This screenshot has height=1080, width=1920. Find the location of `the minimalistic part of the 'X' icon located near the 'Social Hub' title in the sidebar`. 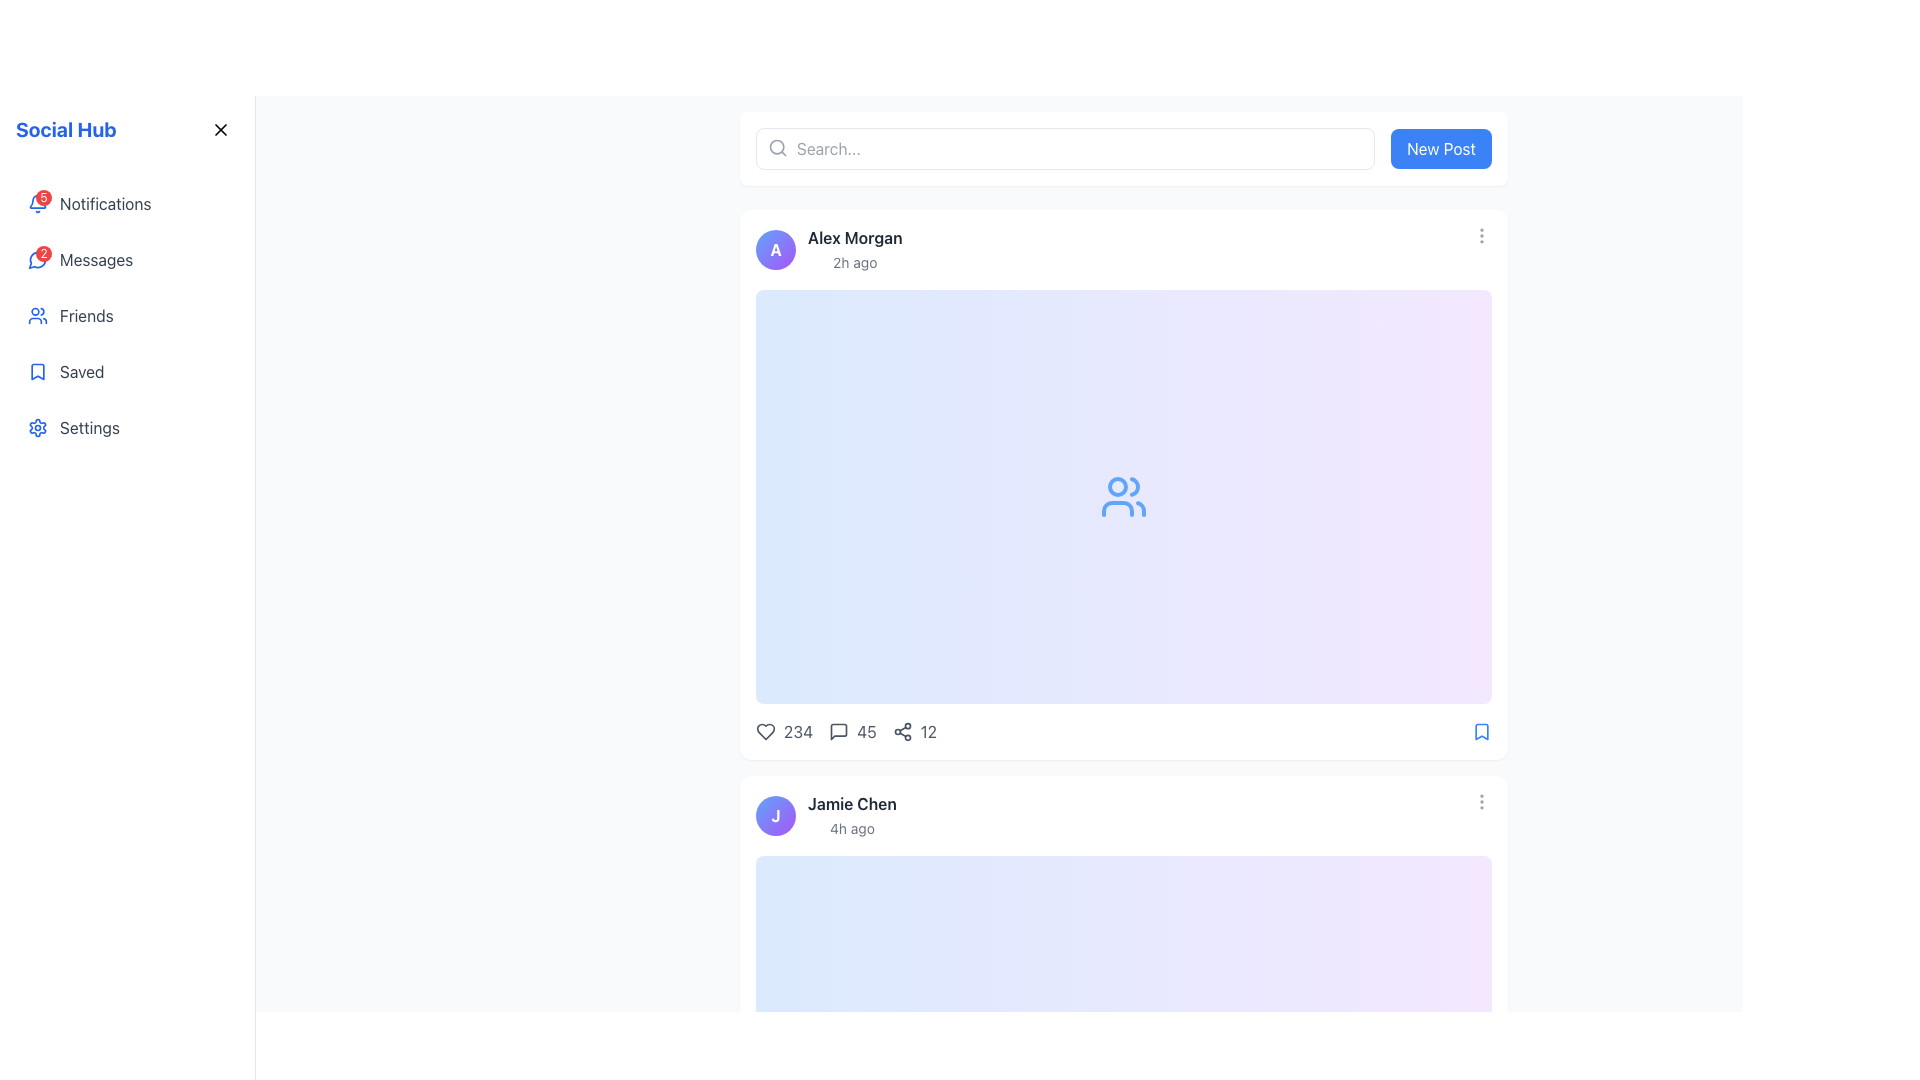

the minimalistic part of the 'X' icon located near the 'Social Hub' title in the sidebar is located at coordinates (220, 130).